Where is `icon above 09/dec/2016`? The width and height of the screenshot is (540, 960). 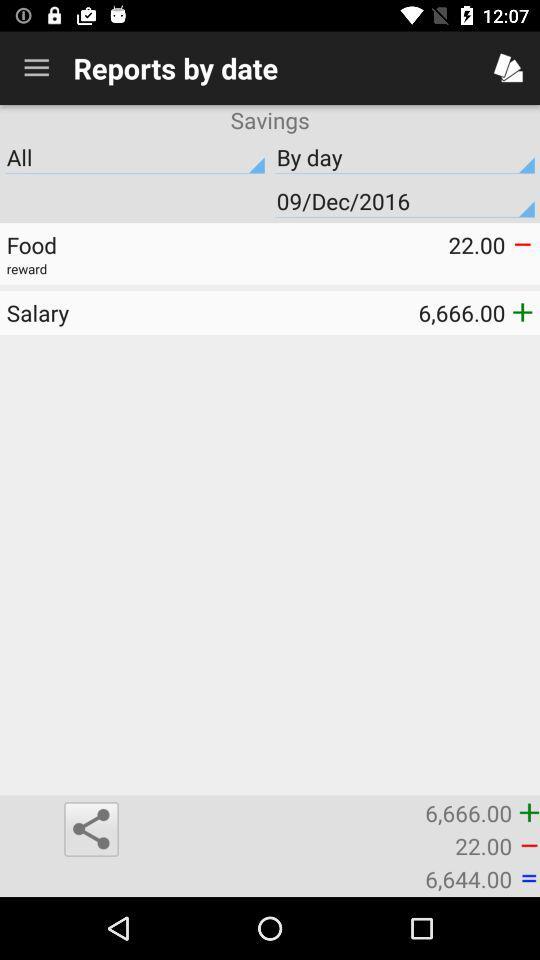
icon above 09/dec/2016 is located at coordinates (405, 156).